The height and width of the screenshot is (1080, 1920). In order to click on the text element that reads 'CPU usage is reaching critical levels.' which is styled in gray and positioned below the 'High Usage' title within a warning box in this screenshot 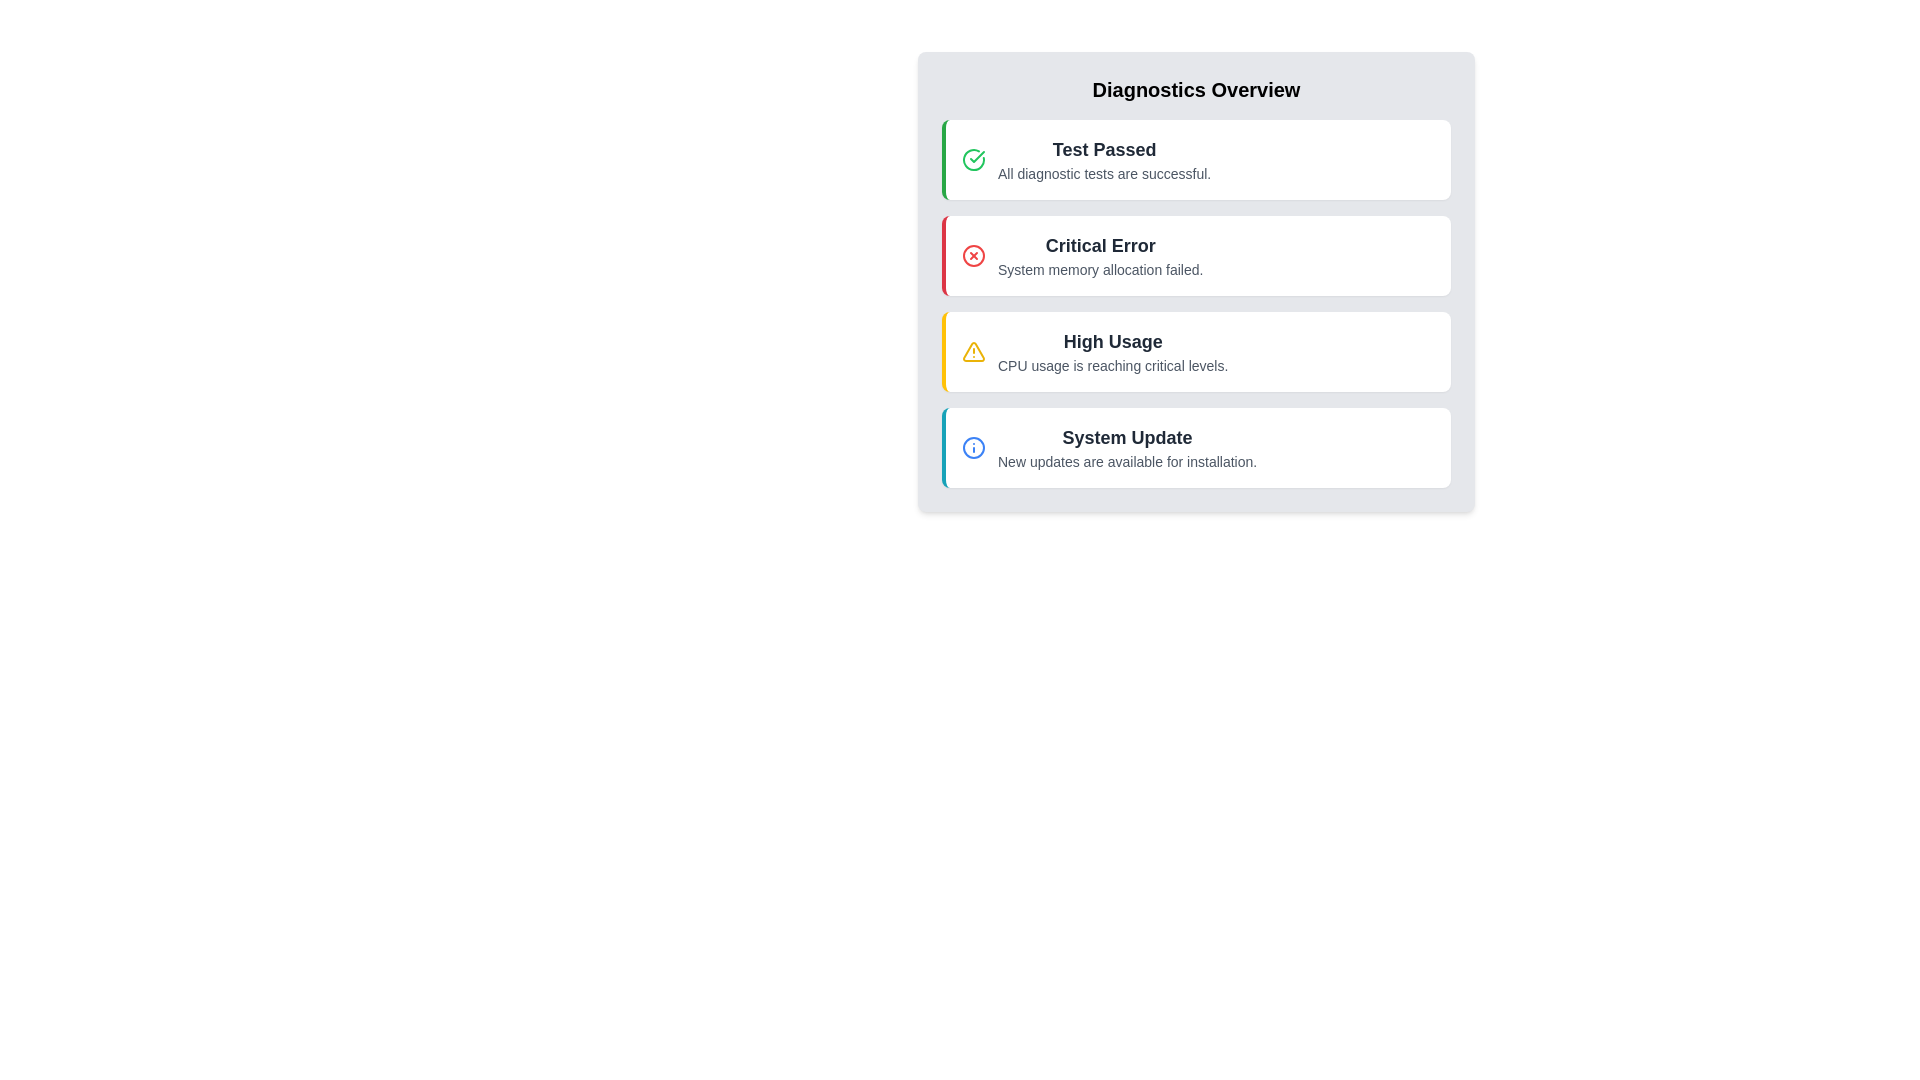, I will do `click(1112, 366)`.